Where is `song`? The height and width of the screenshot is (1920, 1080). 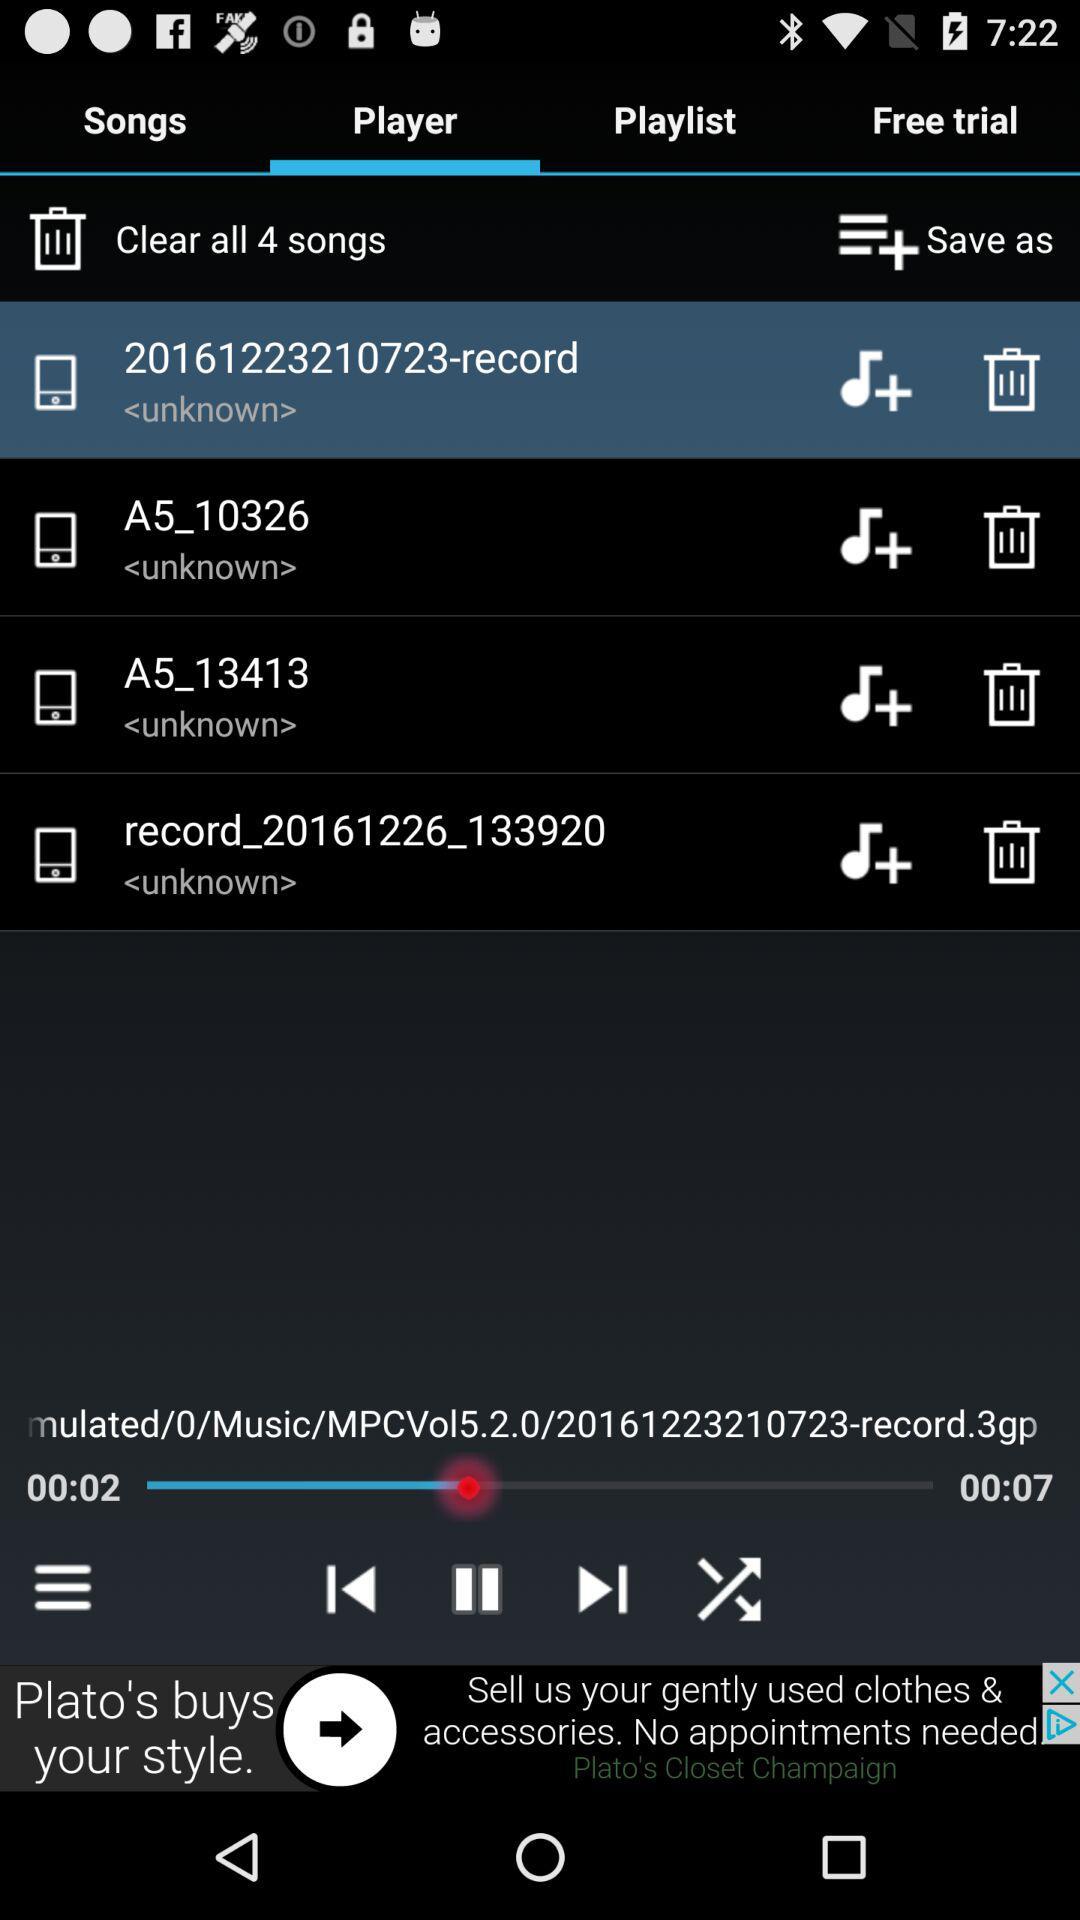 song is located at coordinates (890, 851).